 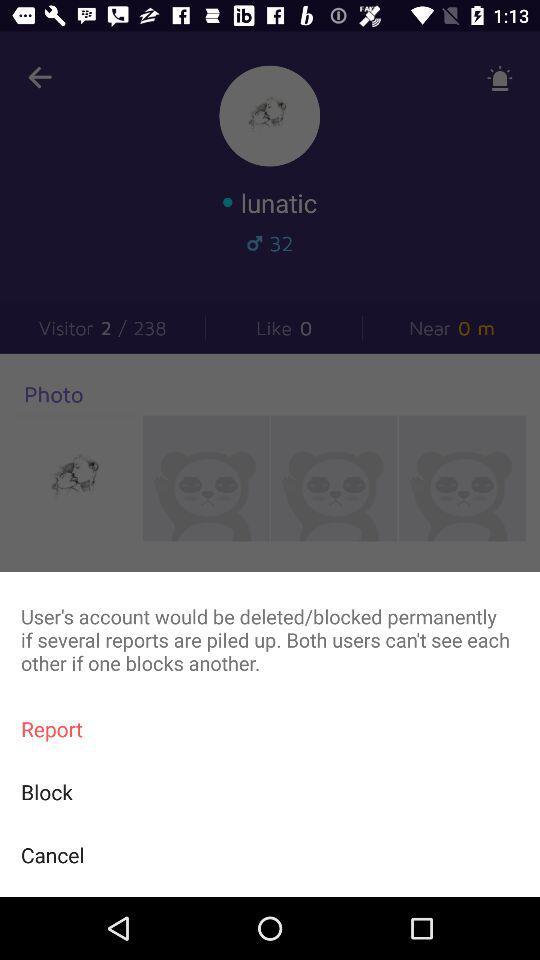 I want to click on item below the user s account, so click(x=270, y=728).